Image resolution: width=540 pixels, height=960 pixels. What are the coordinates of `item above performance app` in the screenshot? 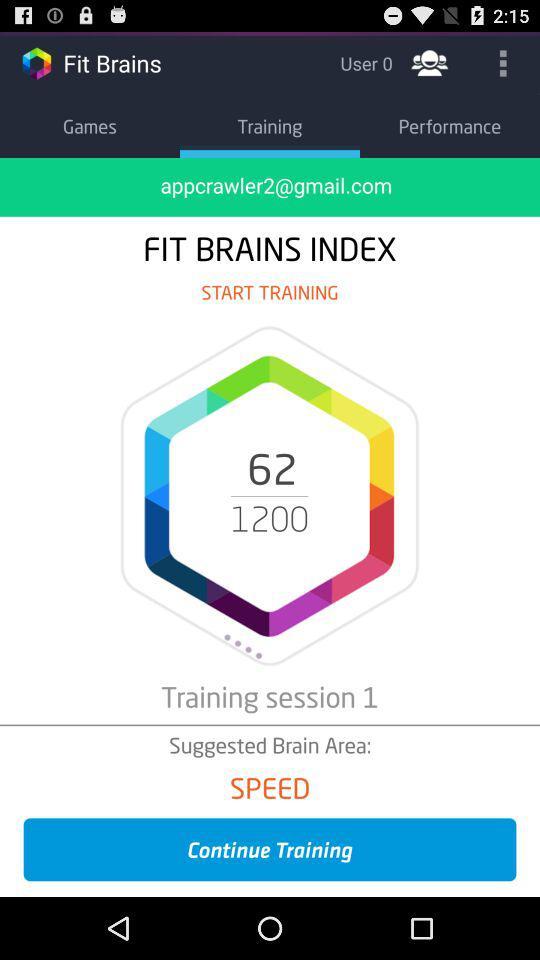 It's located at (502, 62).